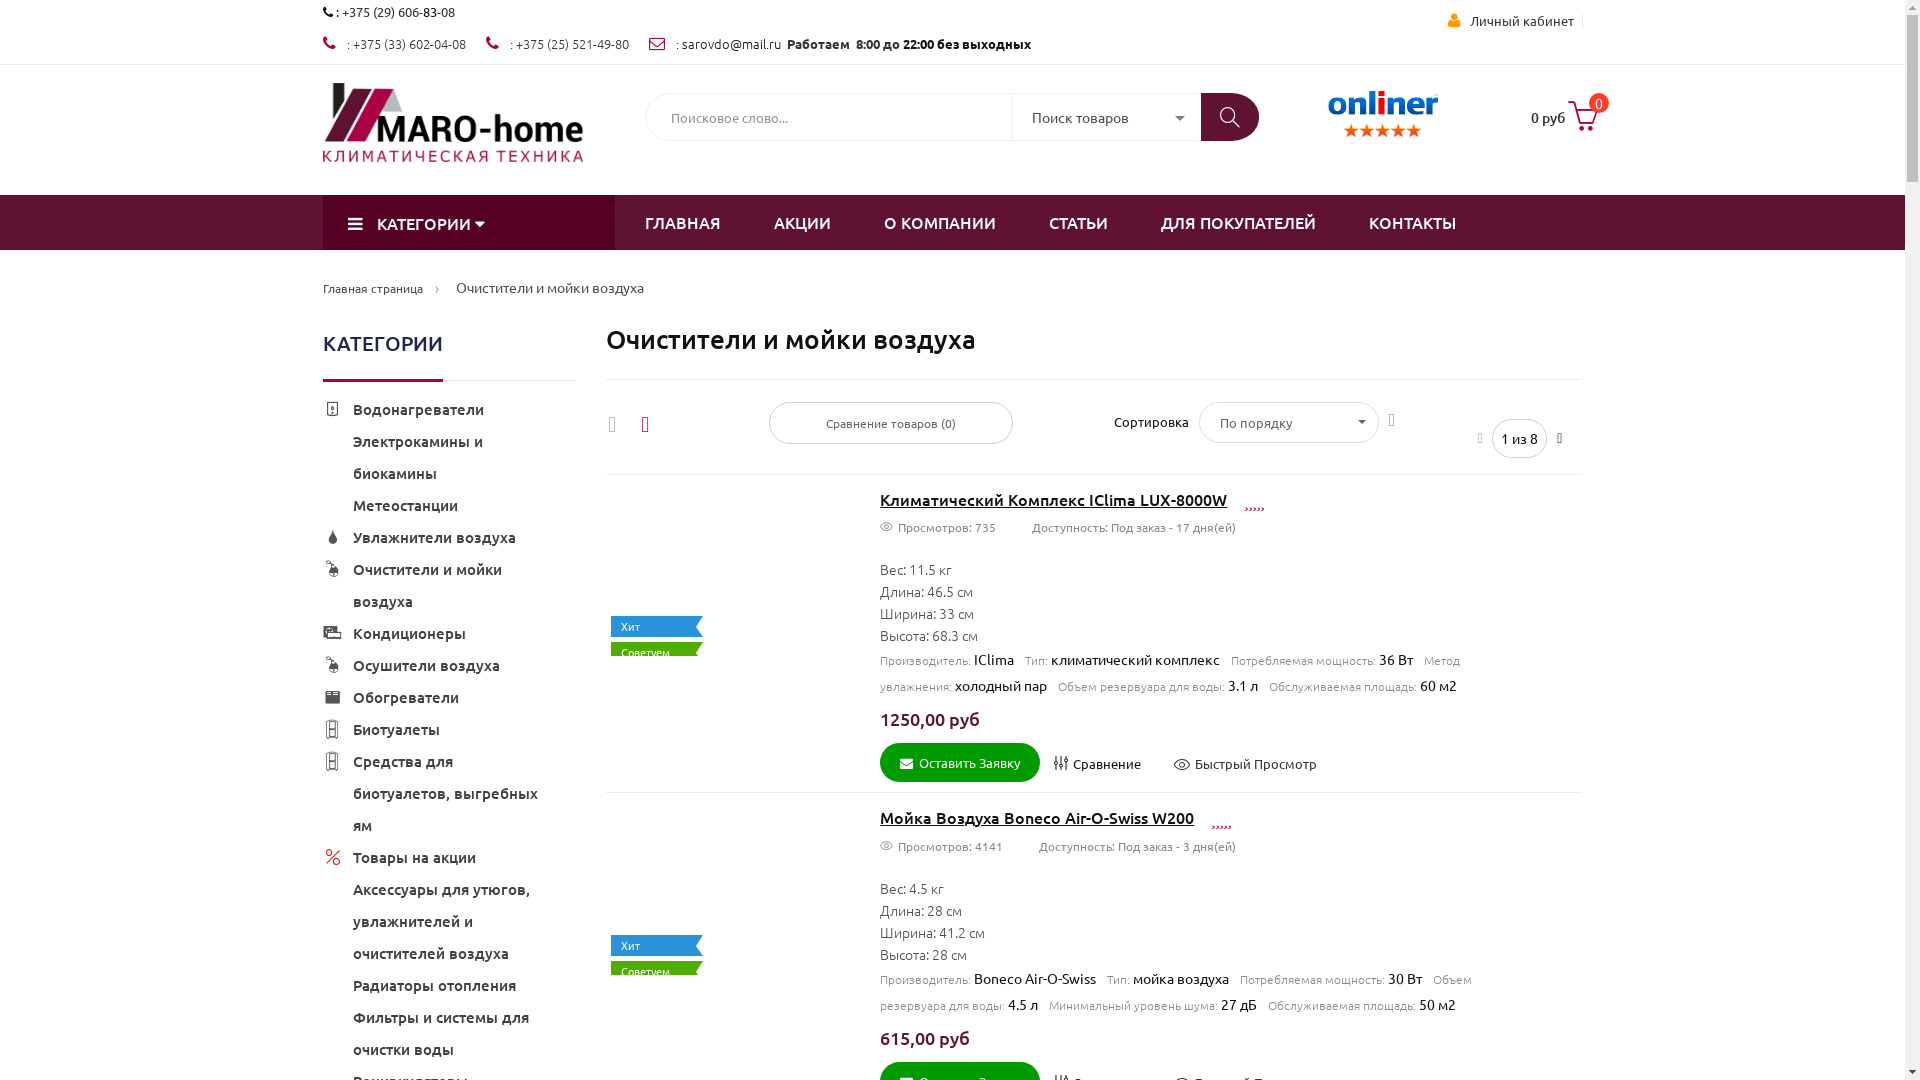 The image size is (1920, 1080). Describe the element at coordinates (571, 43) in the screenshot. I see `'+375 (25) 521-49-80'` at that location.